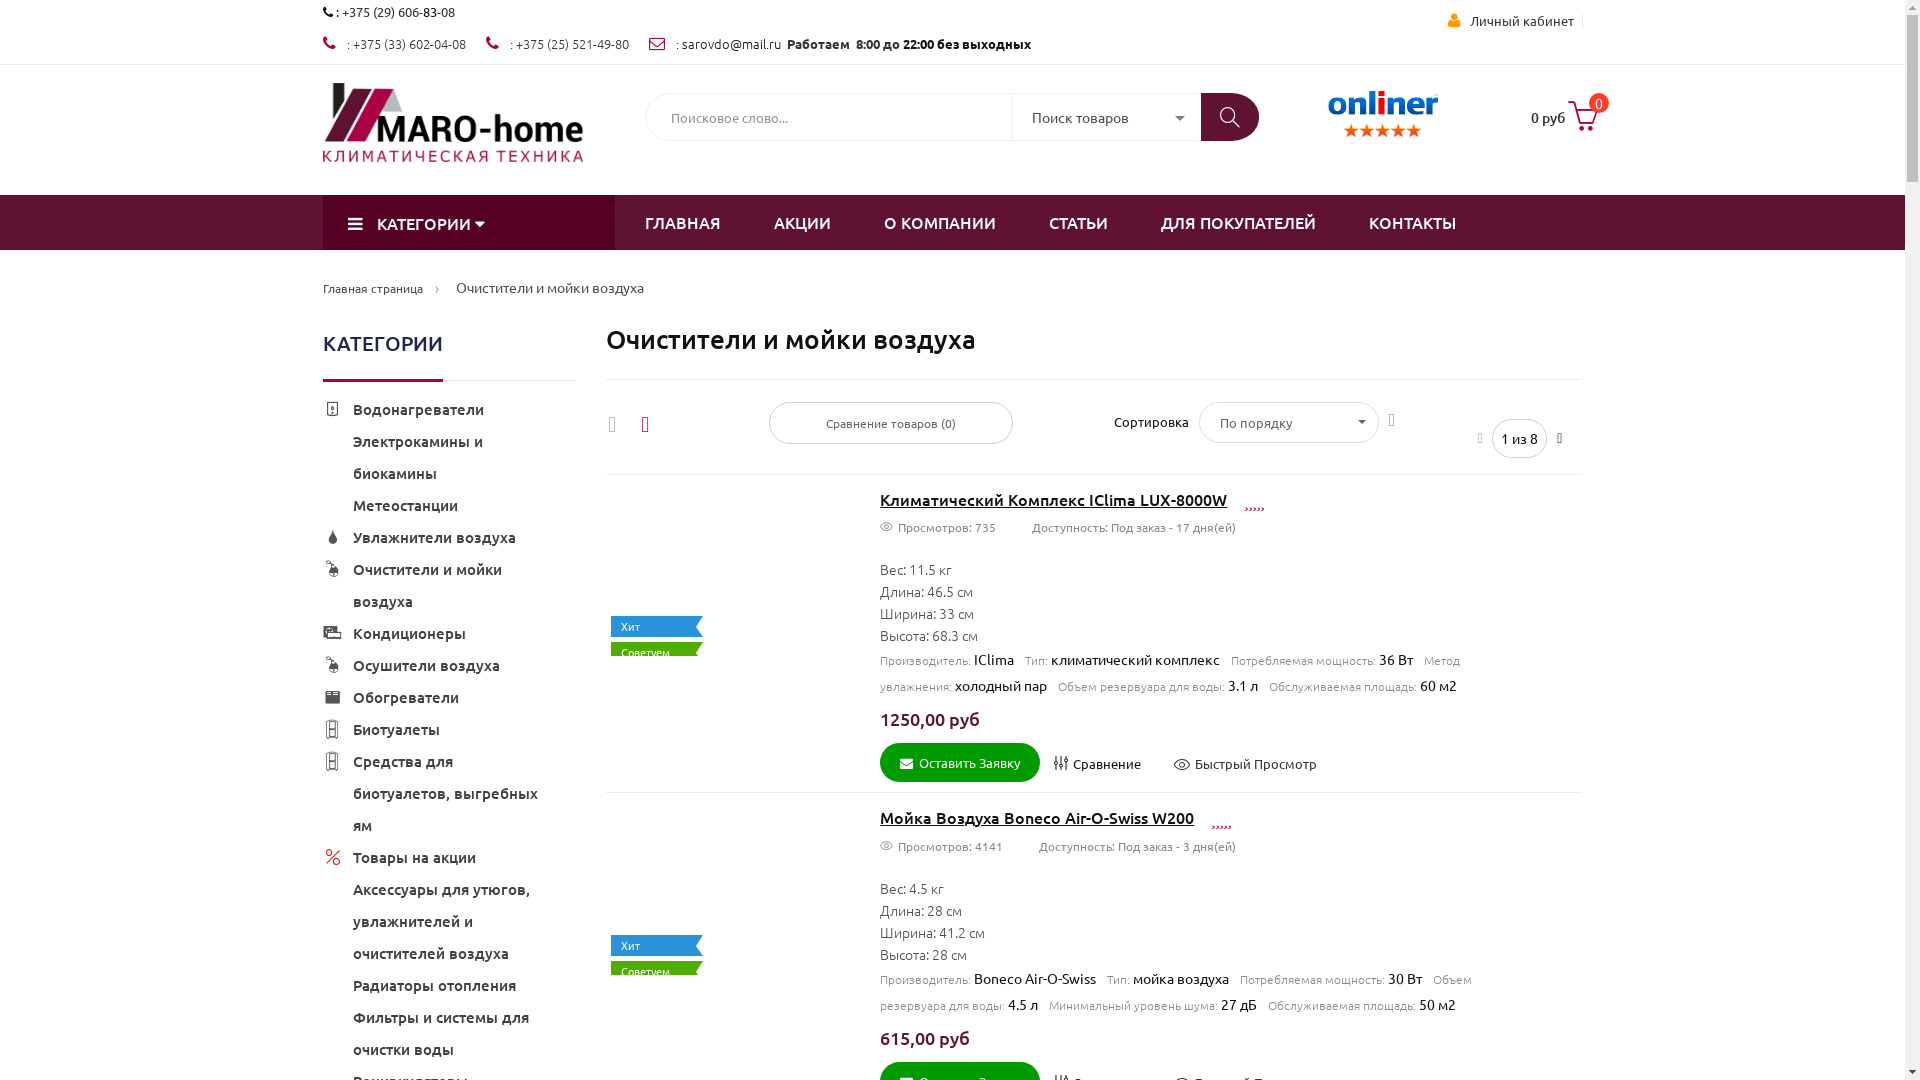 The image size is (1920, 1080). Describe the element at coordinates (571, 43) in the screenshot. I see `'+375 (25) 521-49-80'` at that location.